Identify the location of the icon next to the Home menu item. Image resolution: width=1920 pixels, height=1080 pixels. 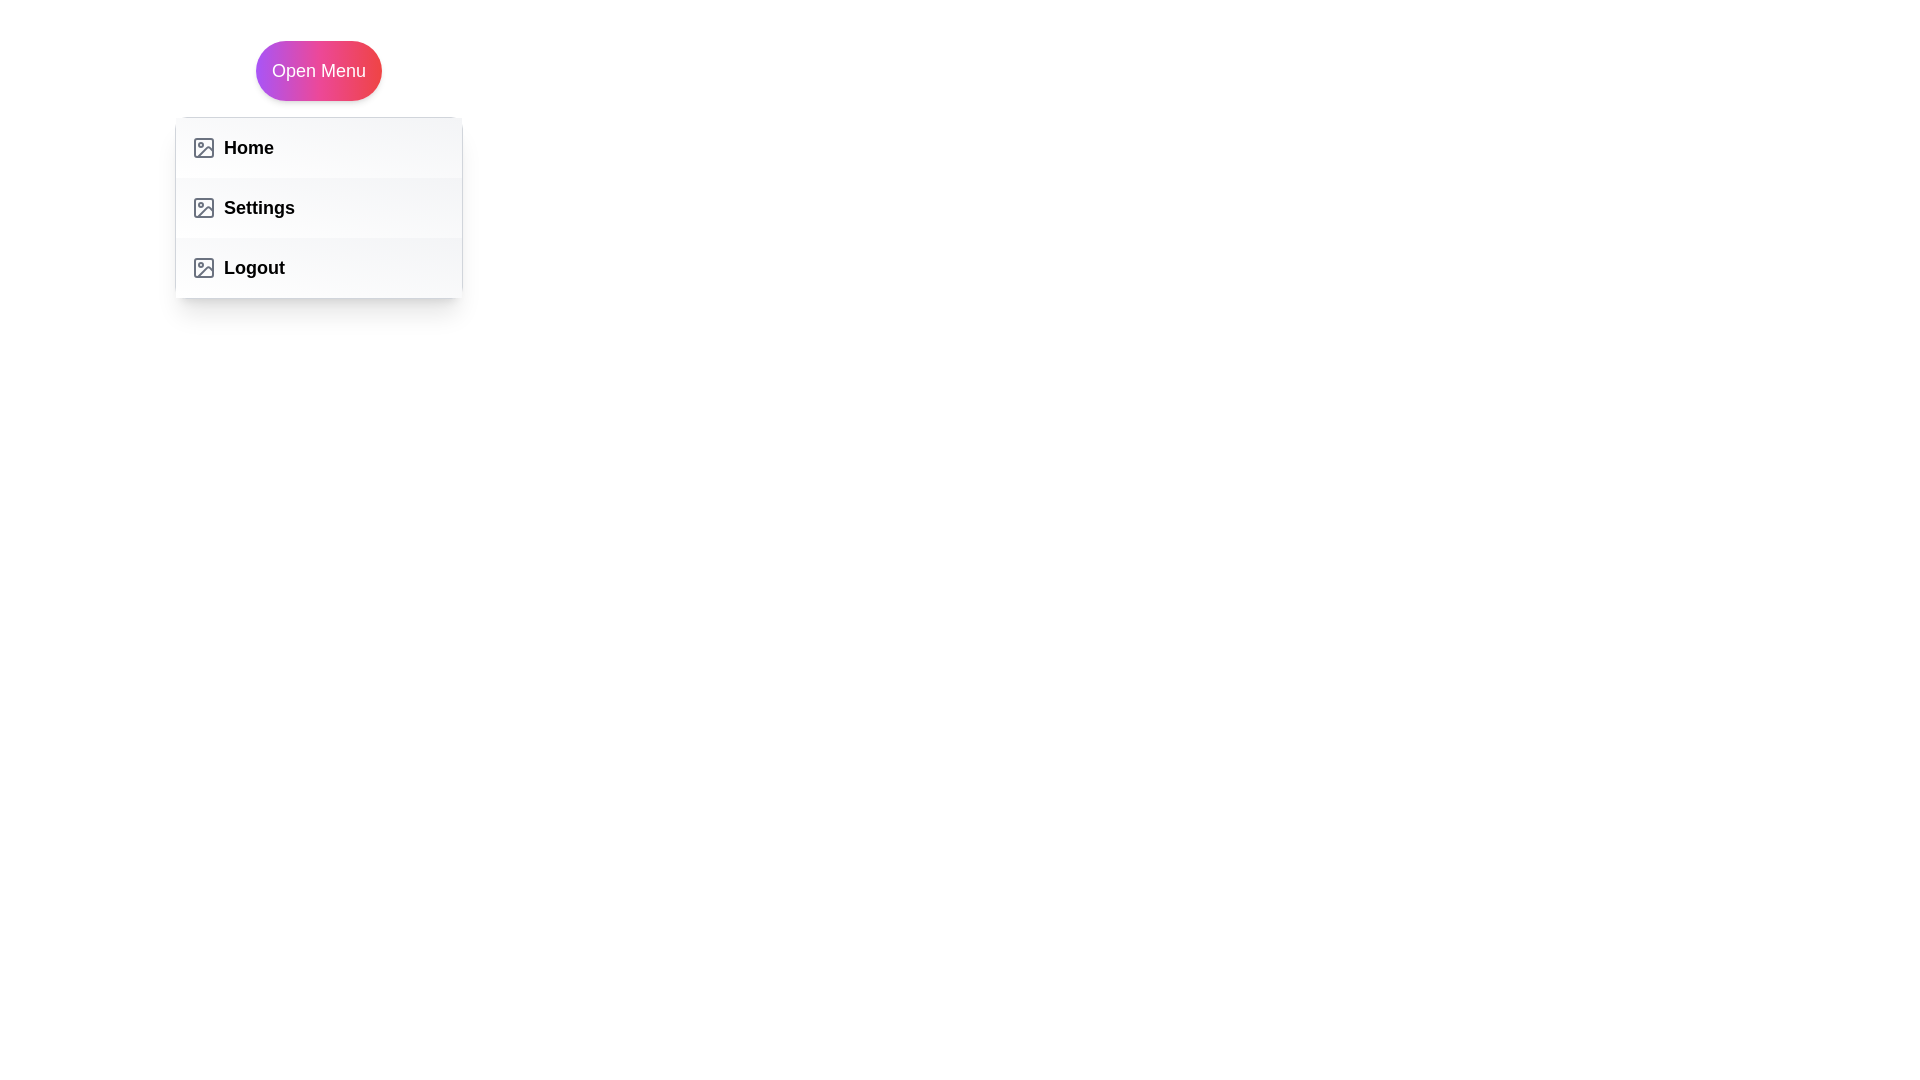
(203, 146).